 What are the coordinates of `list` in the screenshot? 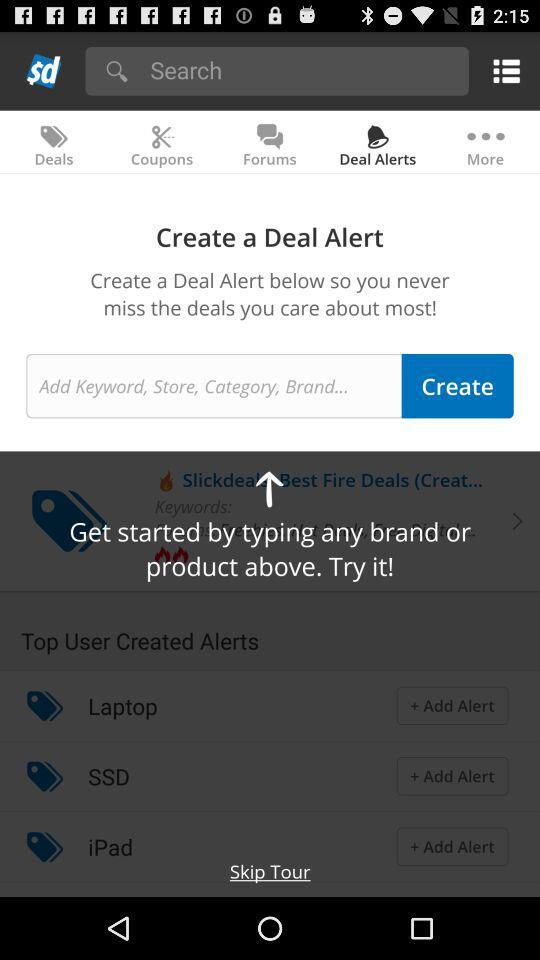 It's located at (502, 70).